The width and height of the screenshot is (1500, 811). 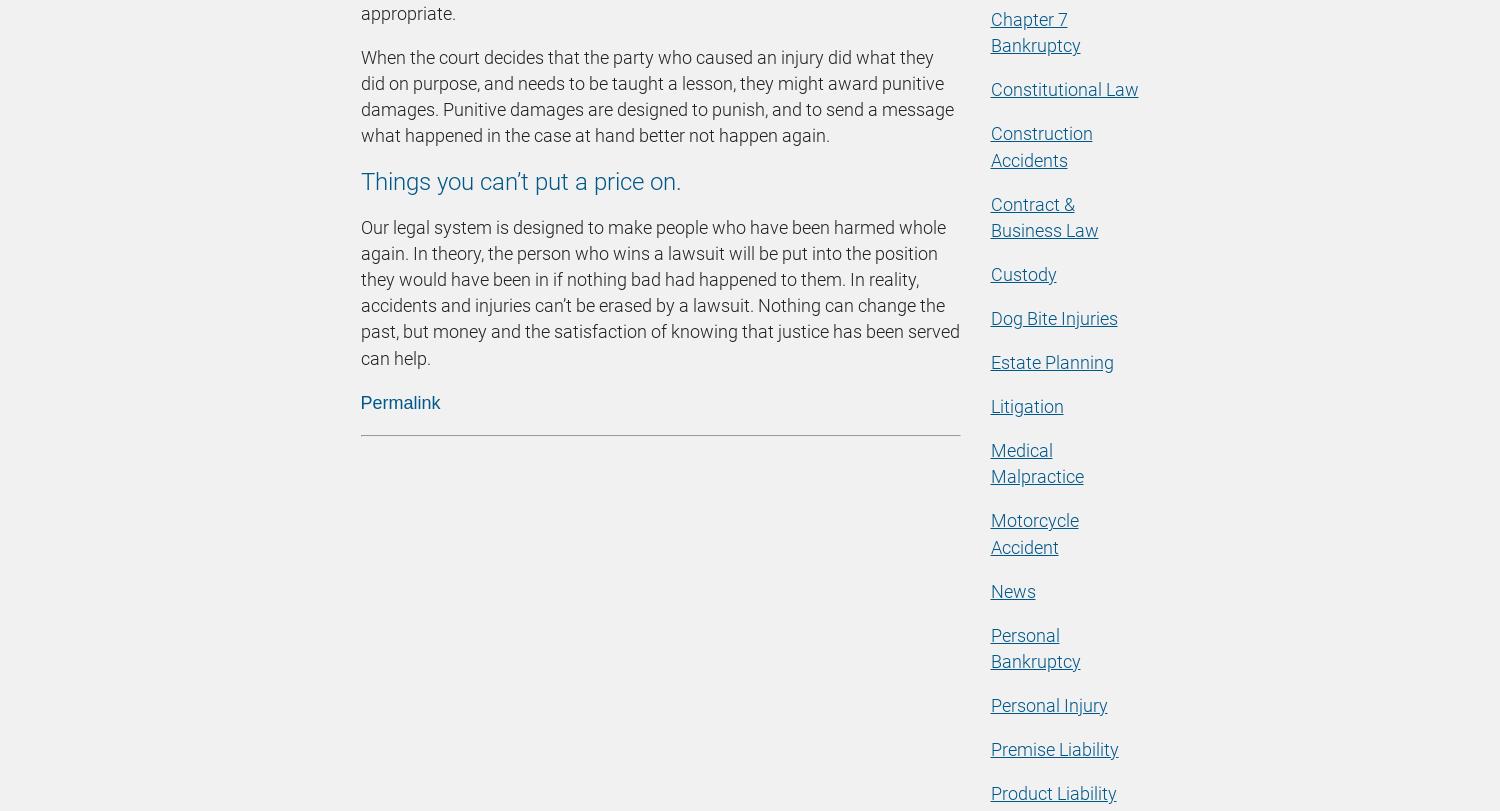 I want to click on 'Chapter 7 Bankruptcy', so click(x=989, y=32).